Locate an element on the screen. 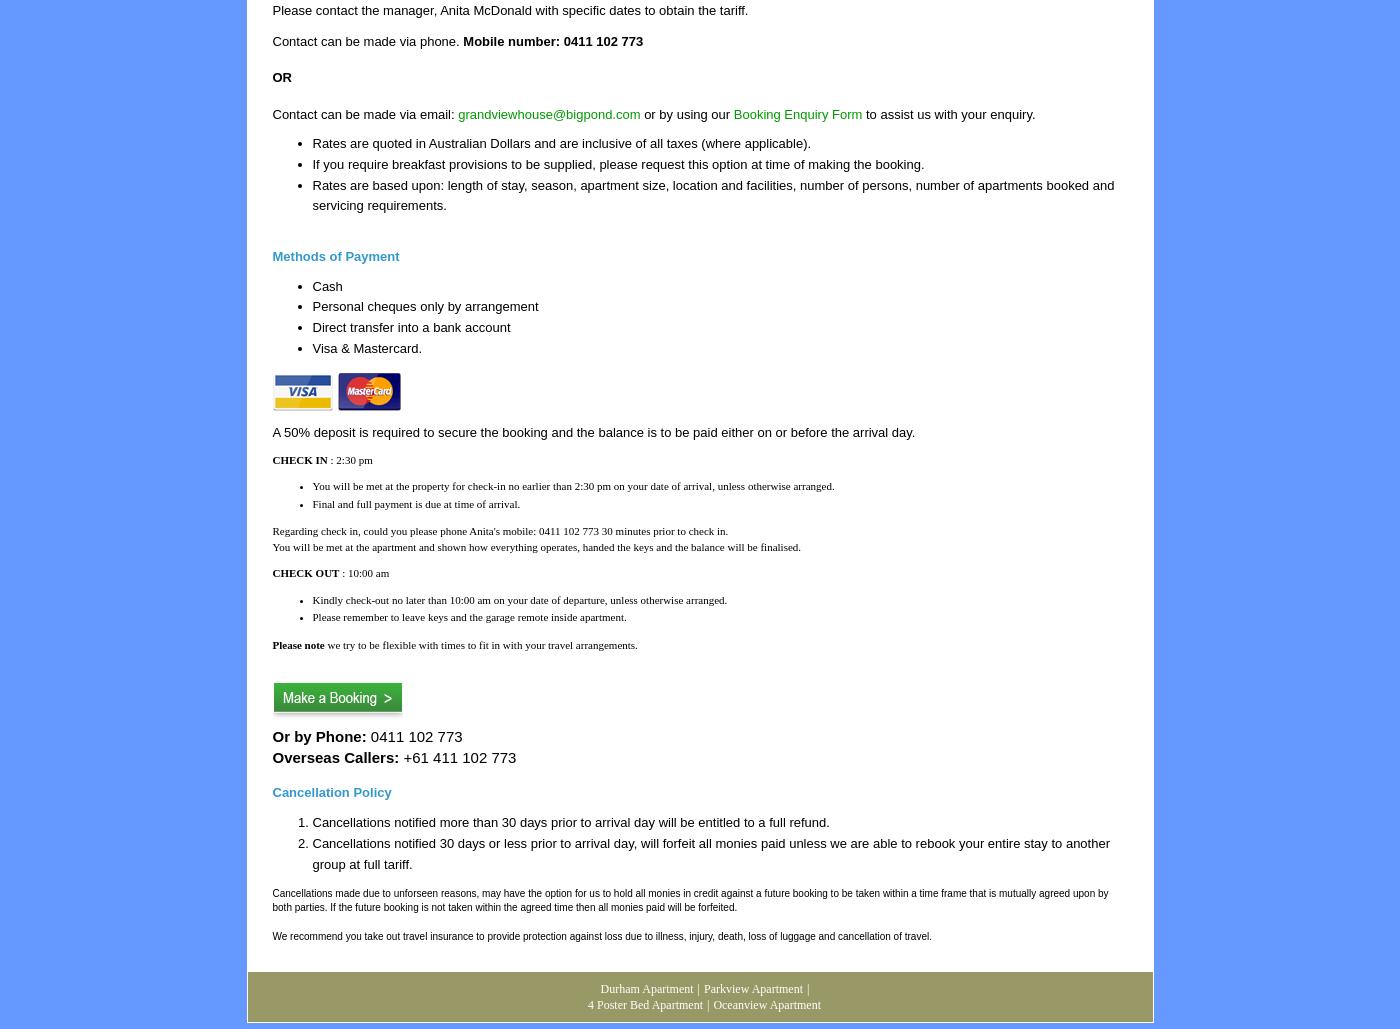 The image size is (1400, 1029). 'Regarding check in, could you please phone Anita's mobile: 0411 102 773 30 minutes prior to check in.' is located at coordinates (499, 529).